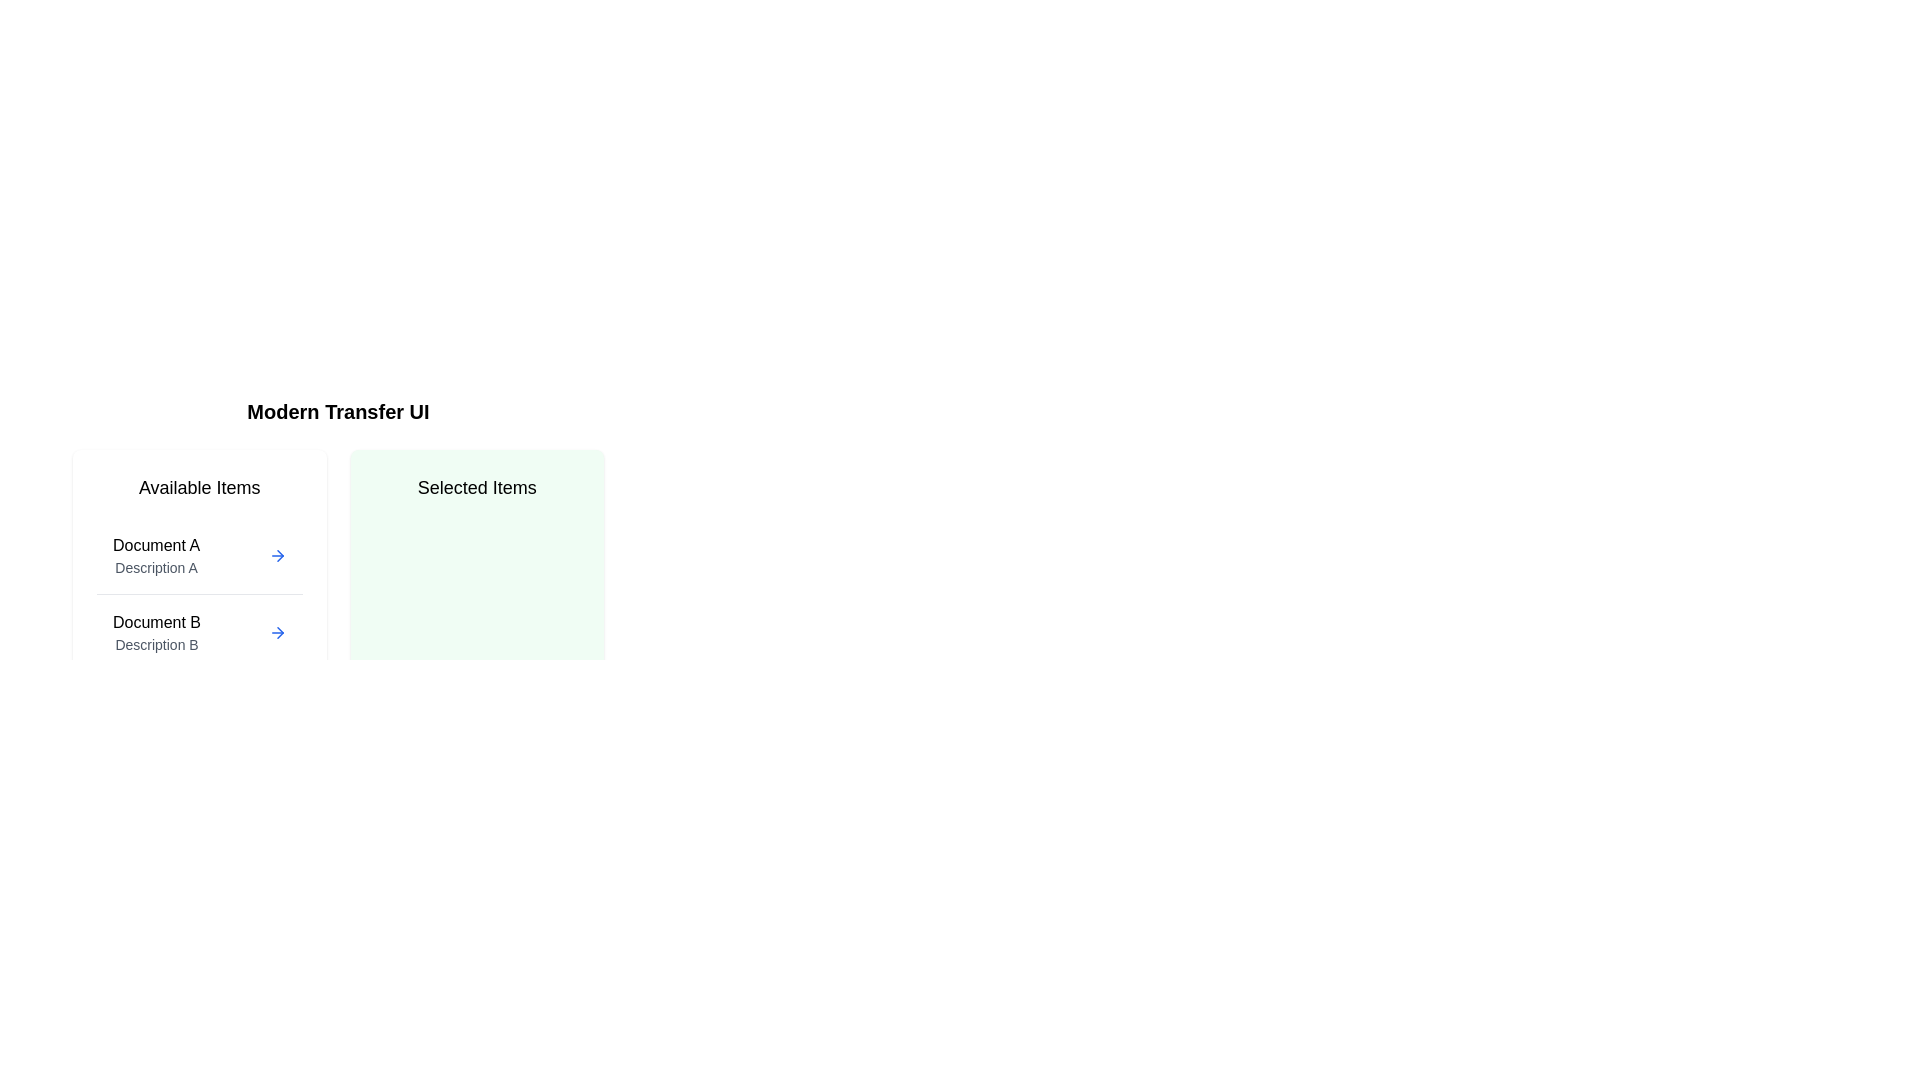  Describe the element at coordinates (155, 546) in the screenshot. I see `the static text label that serves as the title or primary identifier for the corresponding item entry, located above 'Description A' in the 'Available Items' column` at that location.